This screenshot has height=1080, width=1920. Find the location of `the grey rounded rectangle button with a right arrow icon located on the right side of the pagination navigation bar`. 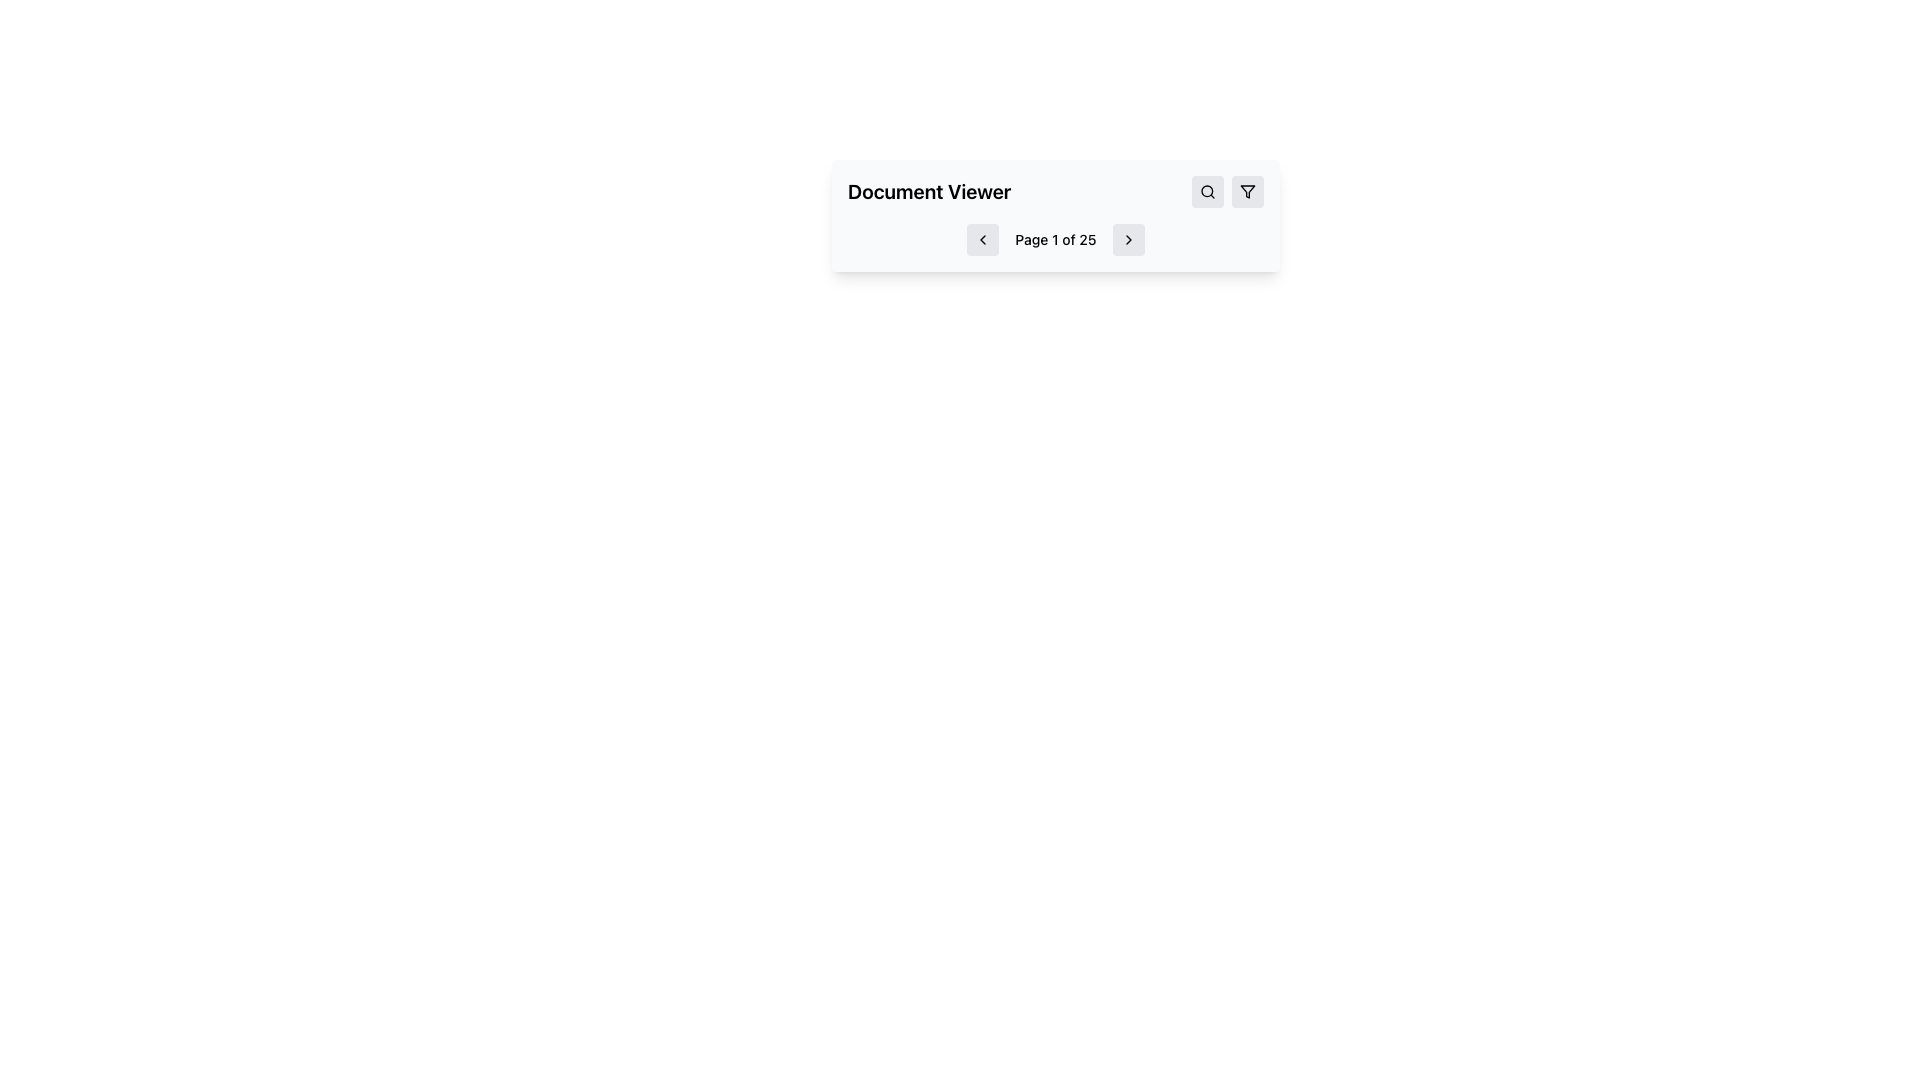

the grey rounded rectangle button with a right arrow icon located on the right side of the pagination navigation bar is located at coordinates (1128, 238).